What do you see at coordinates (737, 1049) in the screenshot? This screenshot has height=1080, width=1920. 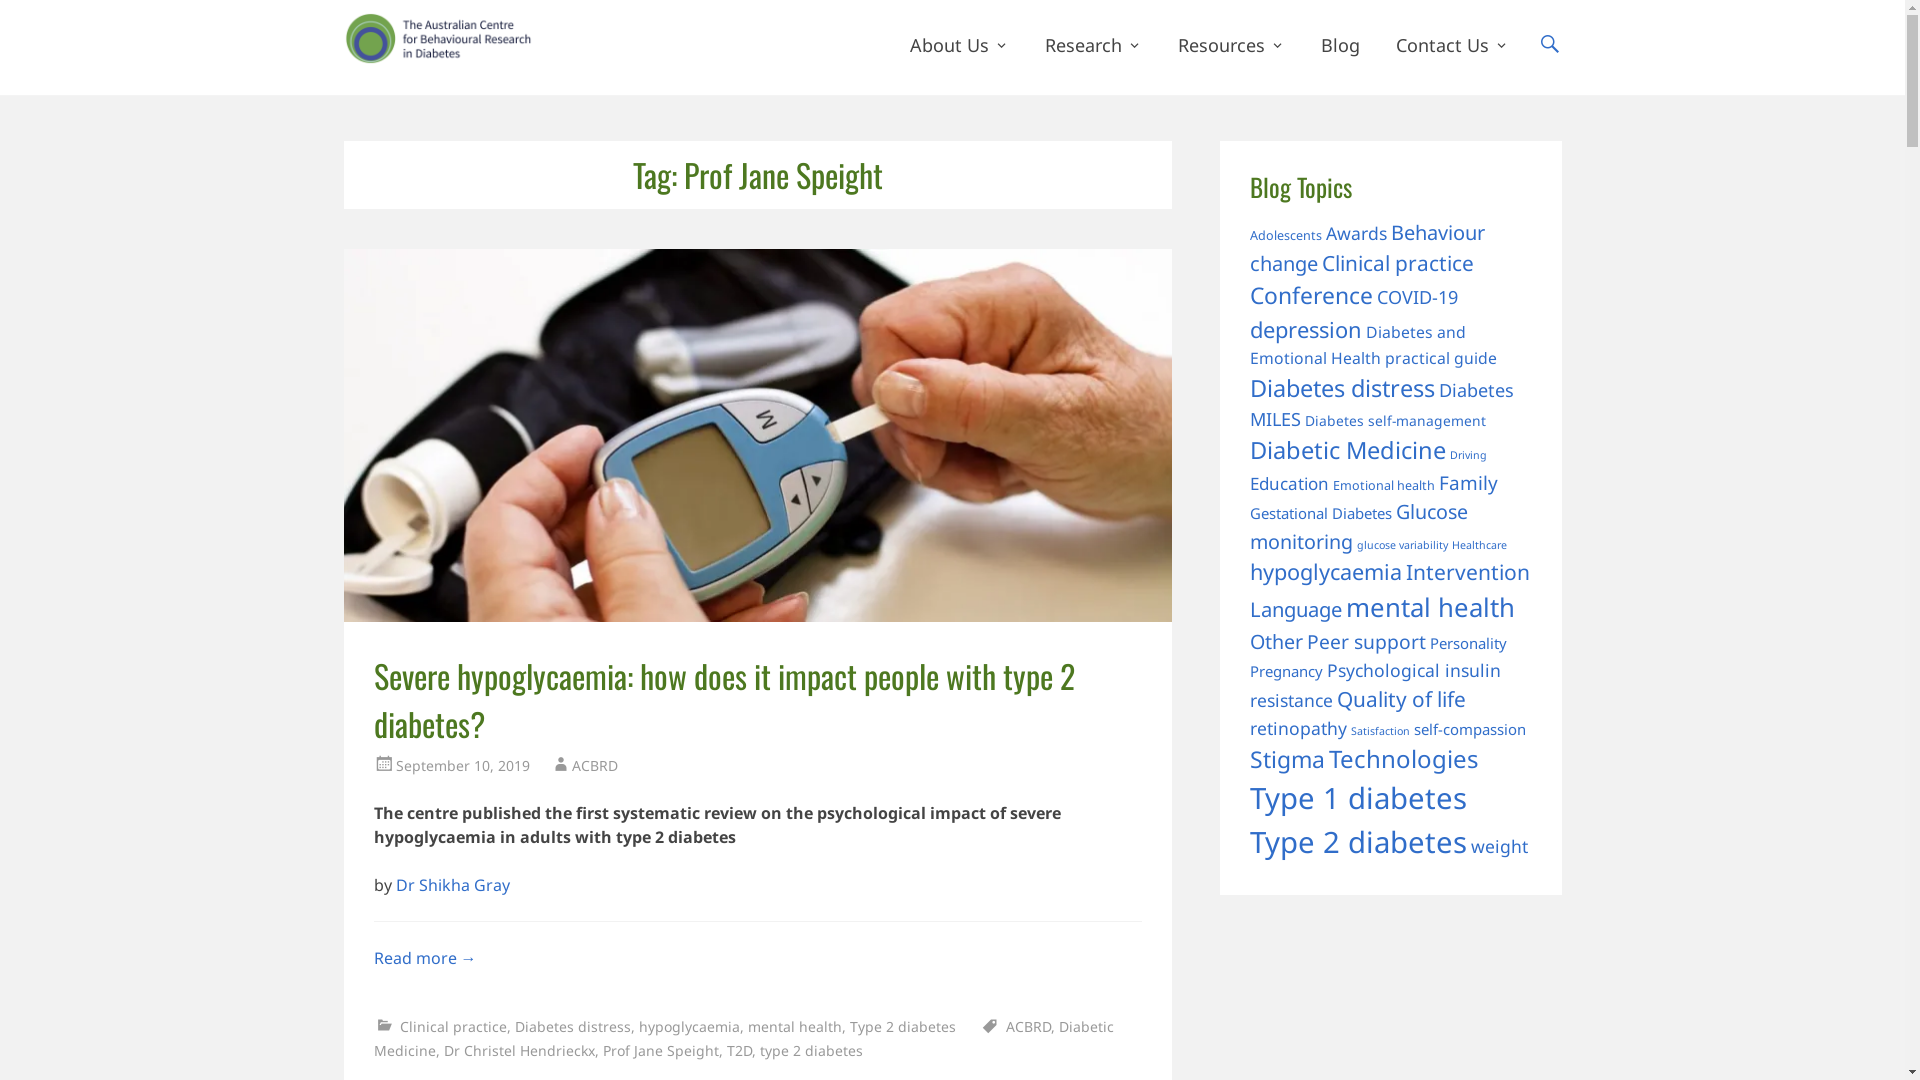 I see `'T2D'` at bounding box center [737, 1049].